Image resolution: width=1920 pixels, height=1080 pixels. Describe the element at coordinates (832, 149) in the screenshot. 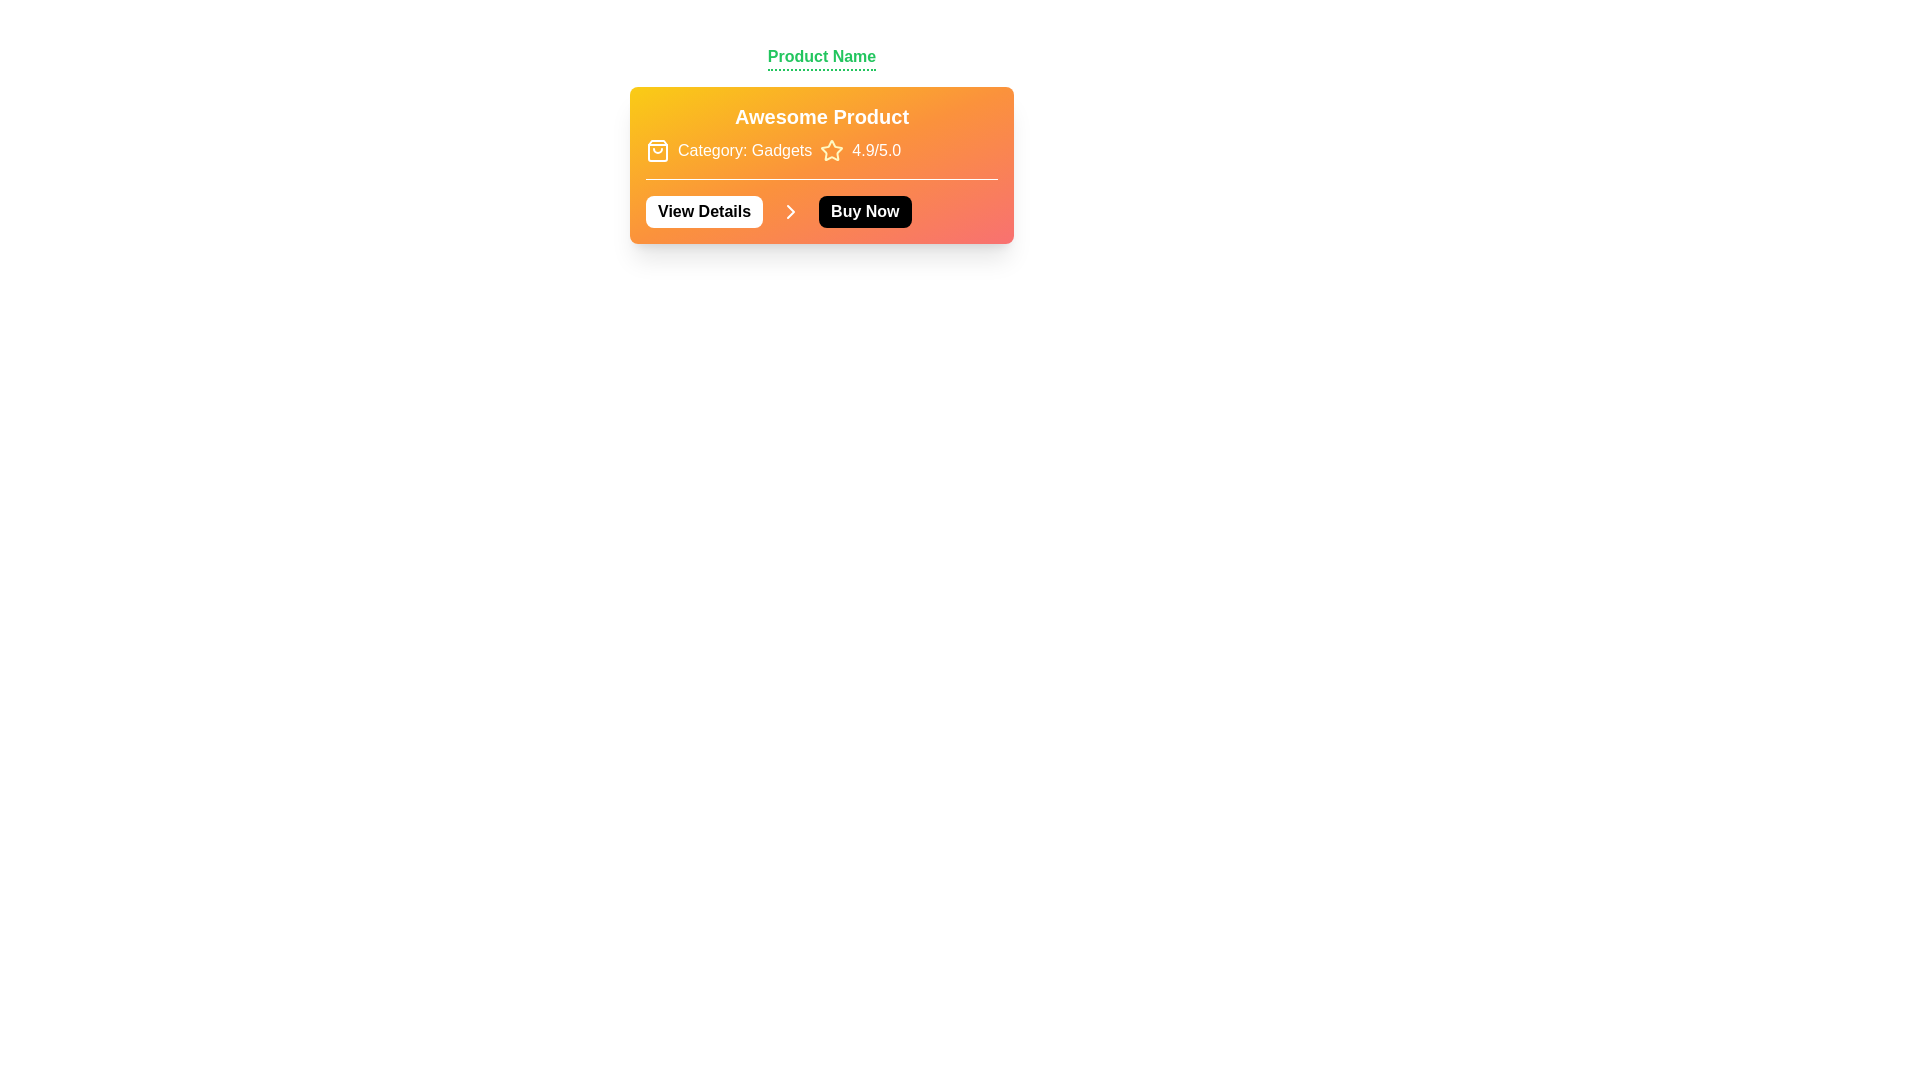

I see `the star-shaped icon filled with an orange gradient, which is located next to the rating text '4.9/5.0' in the product details card` at that location.